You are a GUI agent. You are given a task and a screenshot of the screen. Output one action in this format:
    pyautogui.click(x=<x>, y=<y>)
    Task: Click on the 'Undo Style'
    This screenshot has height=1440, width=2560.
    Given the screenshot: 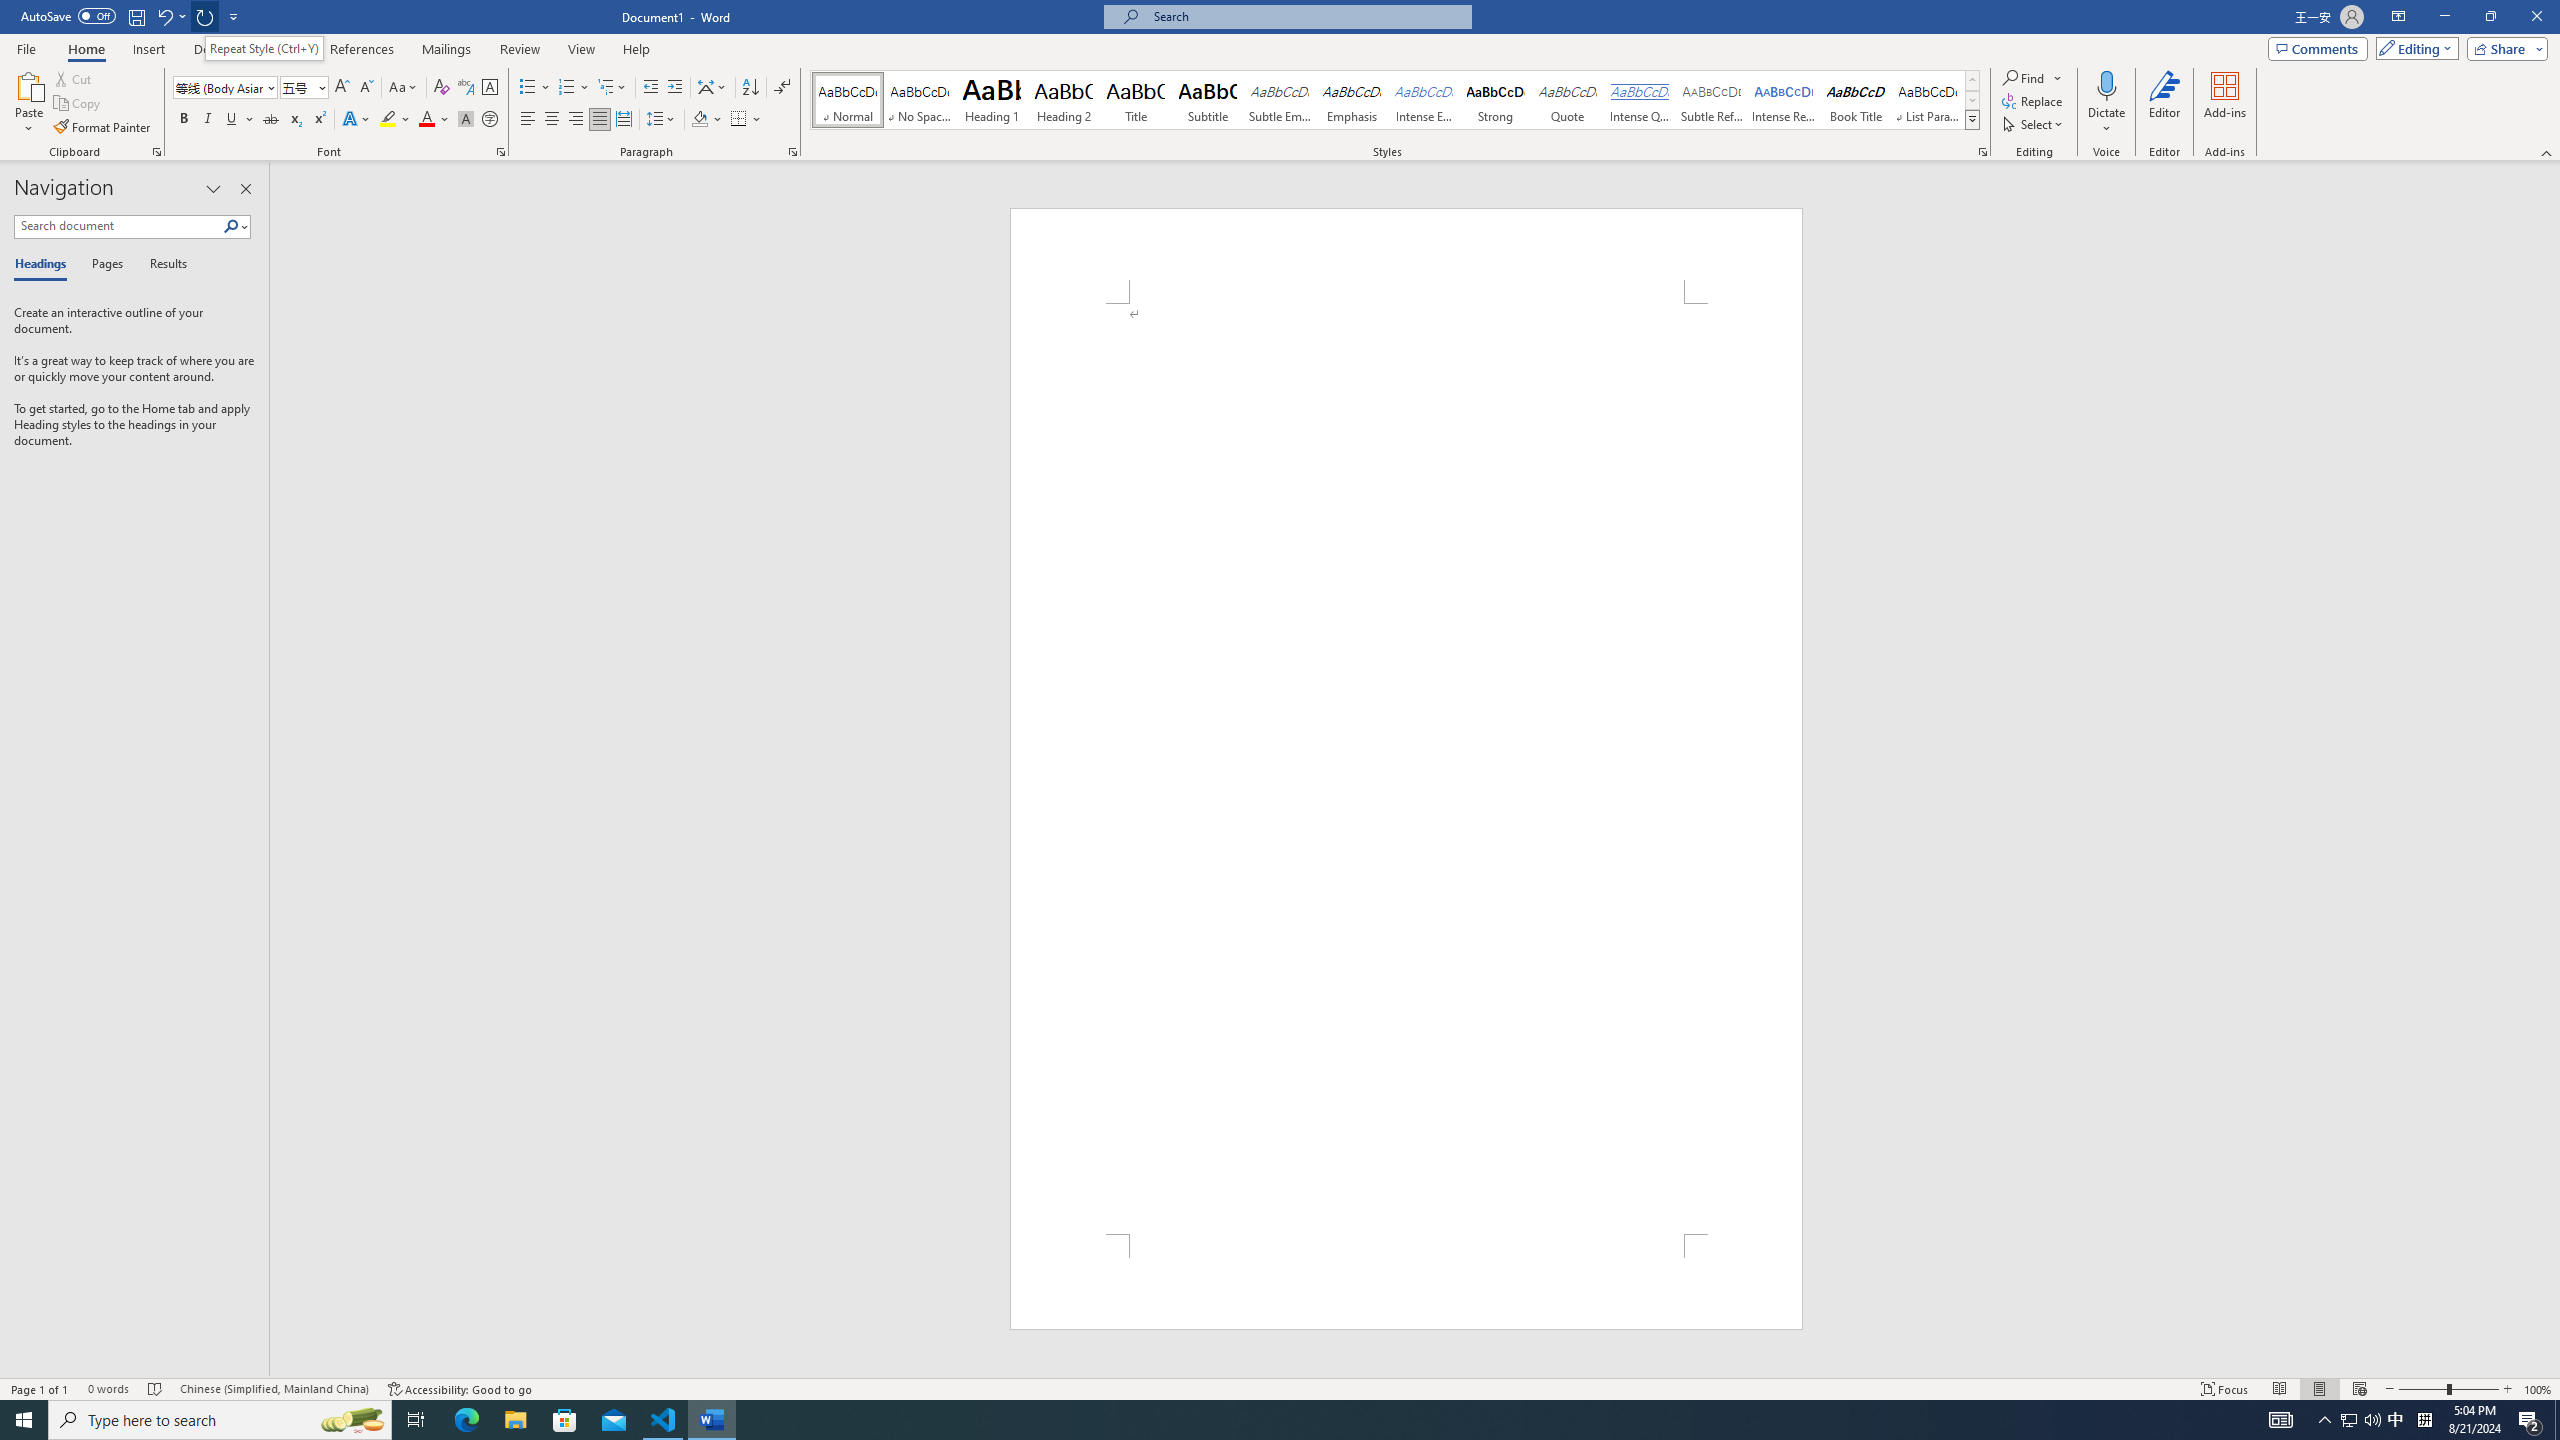 What is the action you would take?
    pyautogui.click(x=163, y=15)
    